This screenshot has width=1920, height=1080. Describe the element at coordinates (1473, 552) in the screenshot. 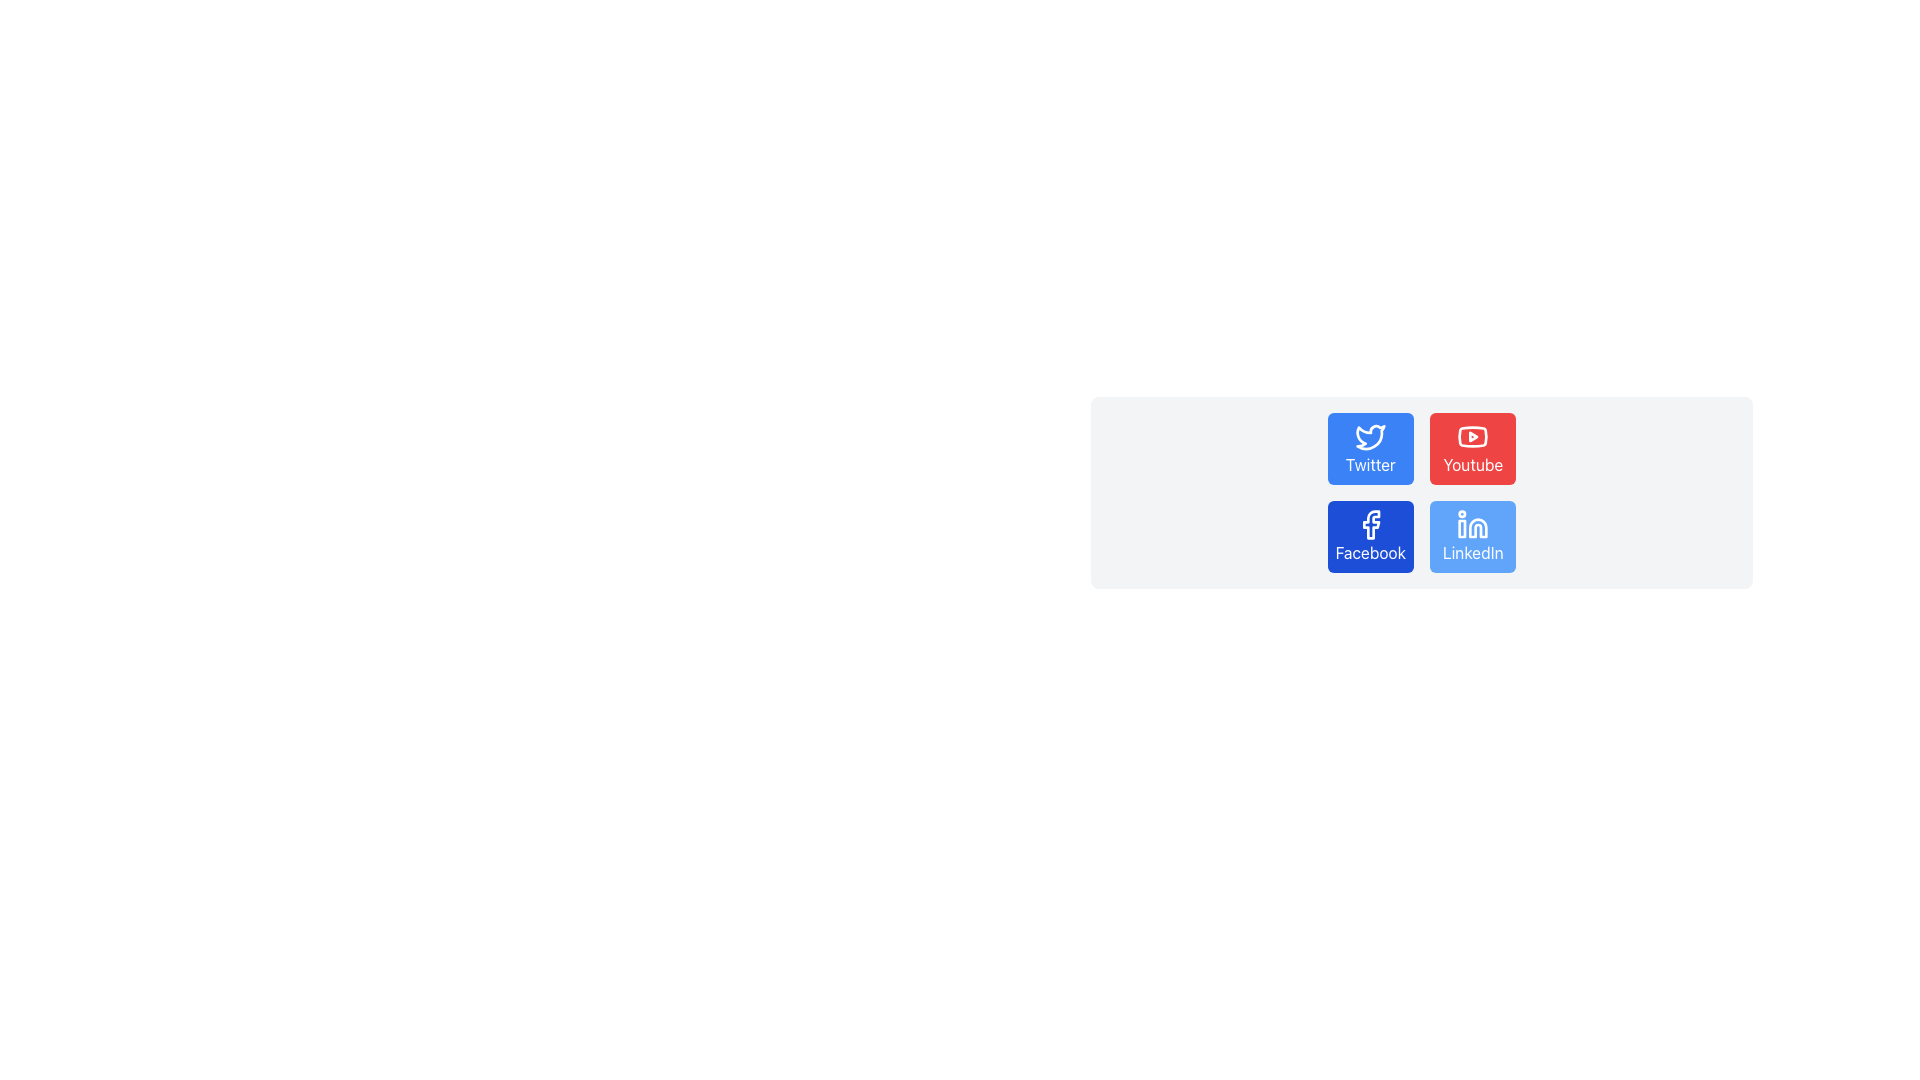

I see `the text within the LinkedIn button` at that location.